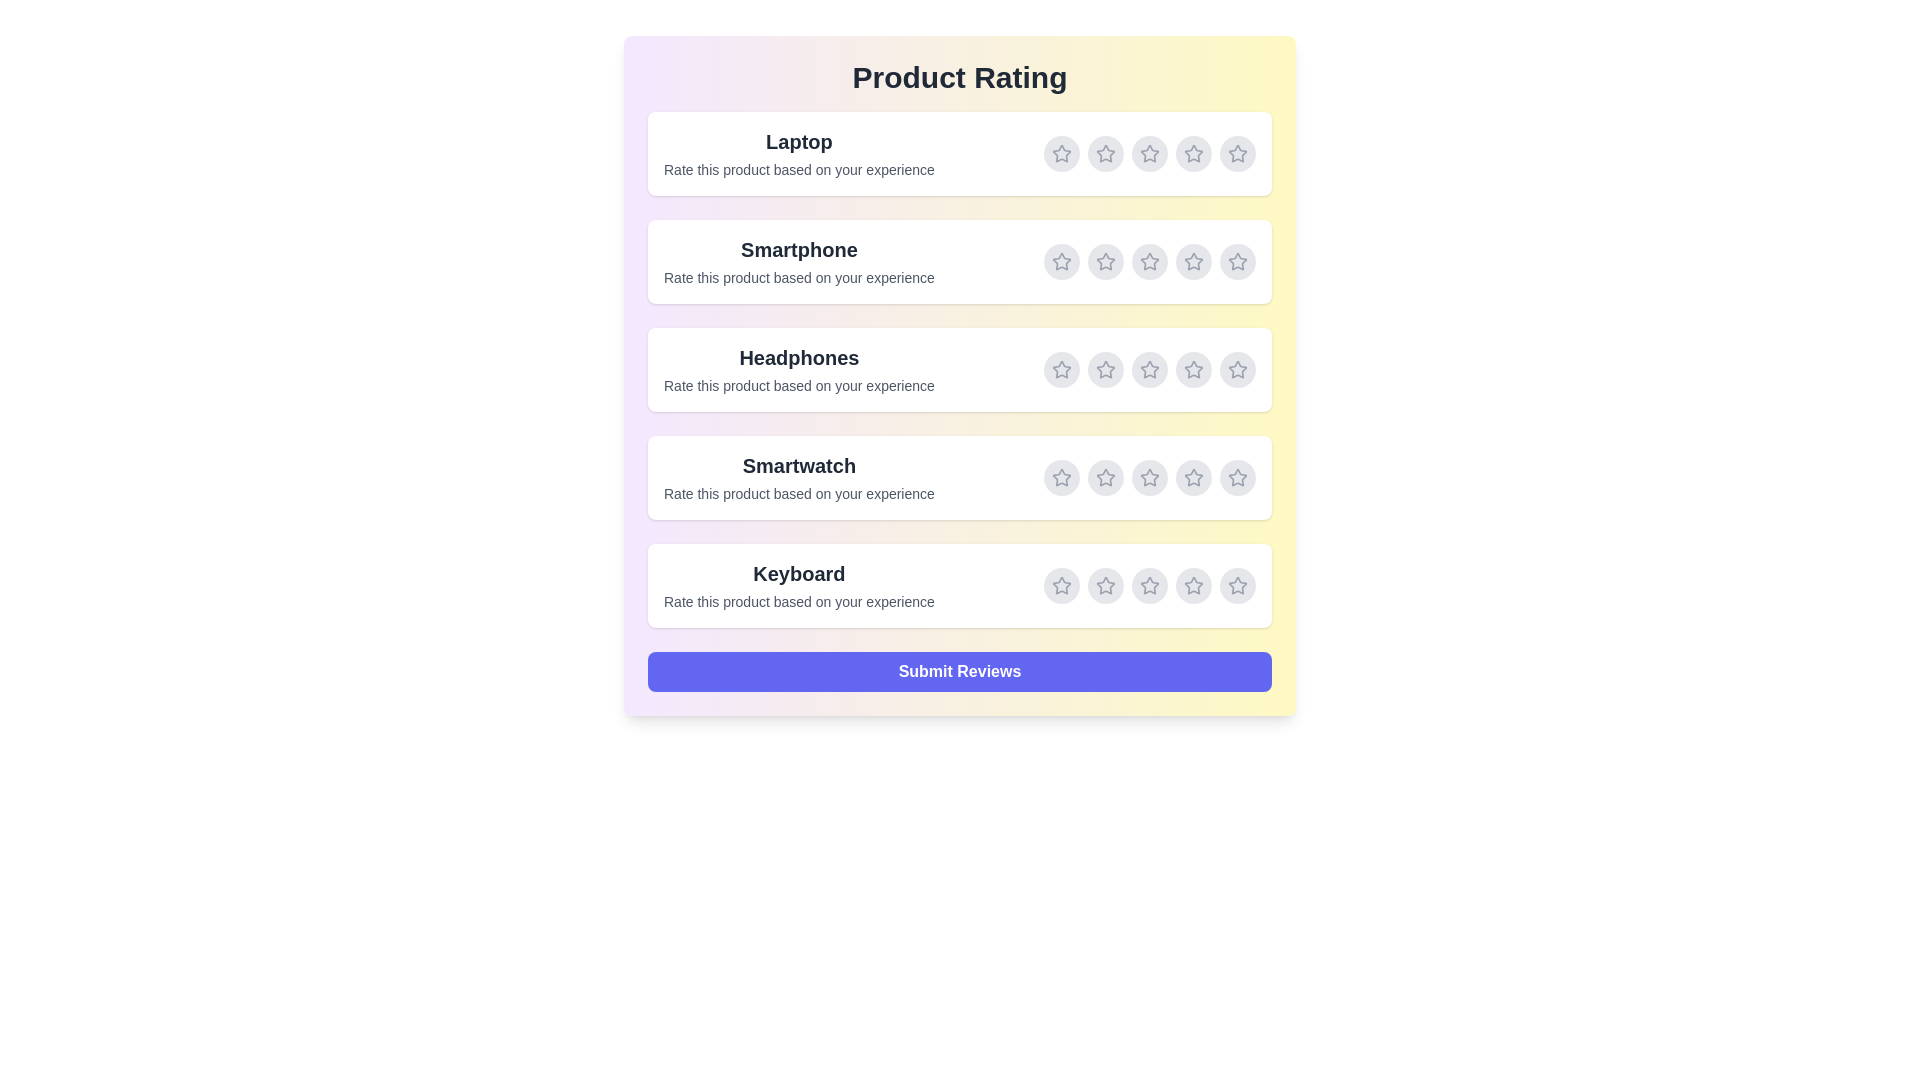 The width and height of the screenshot is (1920, 1080). Describe the element at coordinates (1194, 153) in the screenshot. I see `the rating for Laptop to 4 stars` at that location.